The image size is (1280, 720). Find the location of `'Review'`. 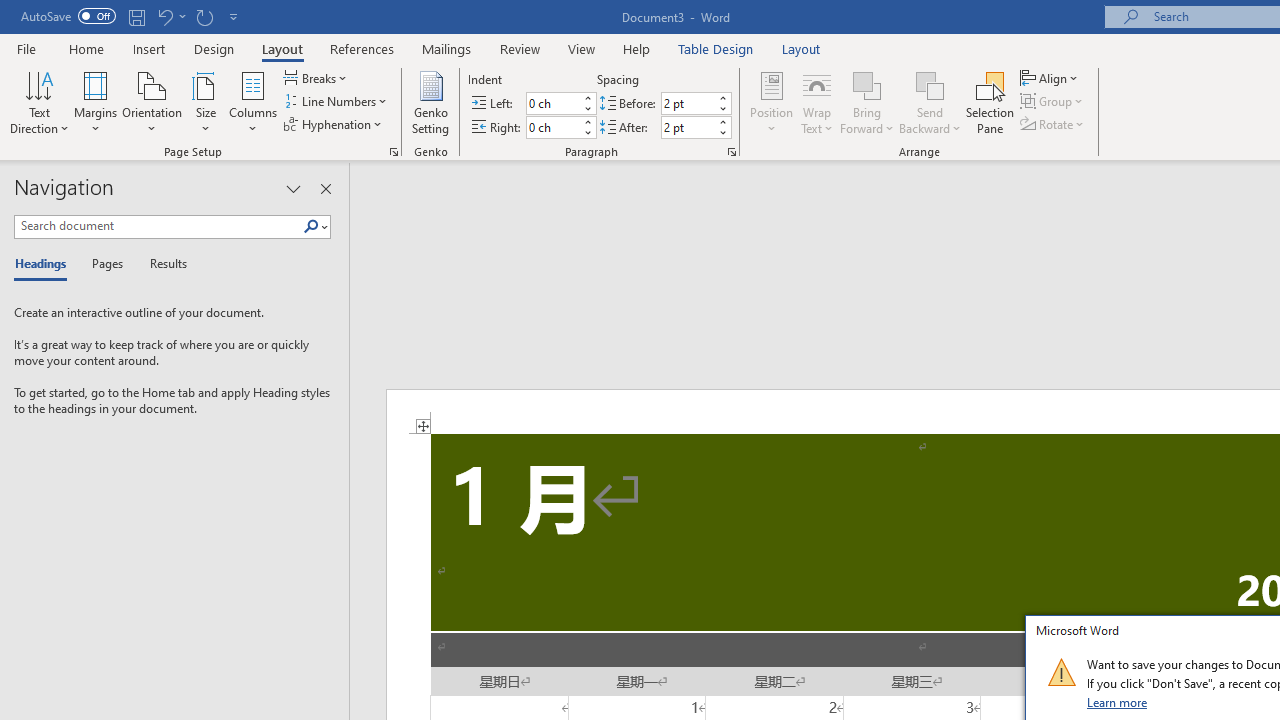

'Review' is located at coordinates (520, 48).